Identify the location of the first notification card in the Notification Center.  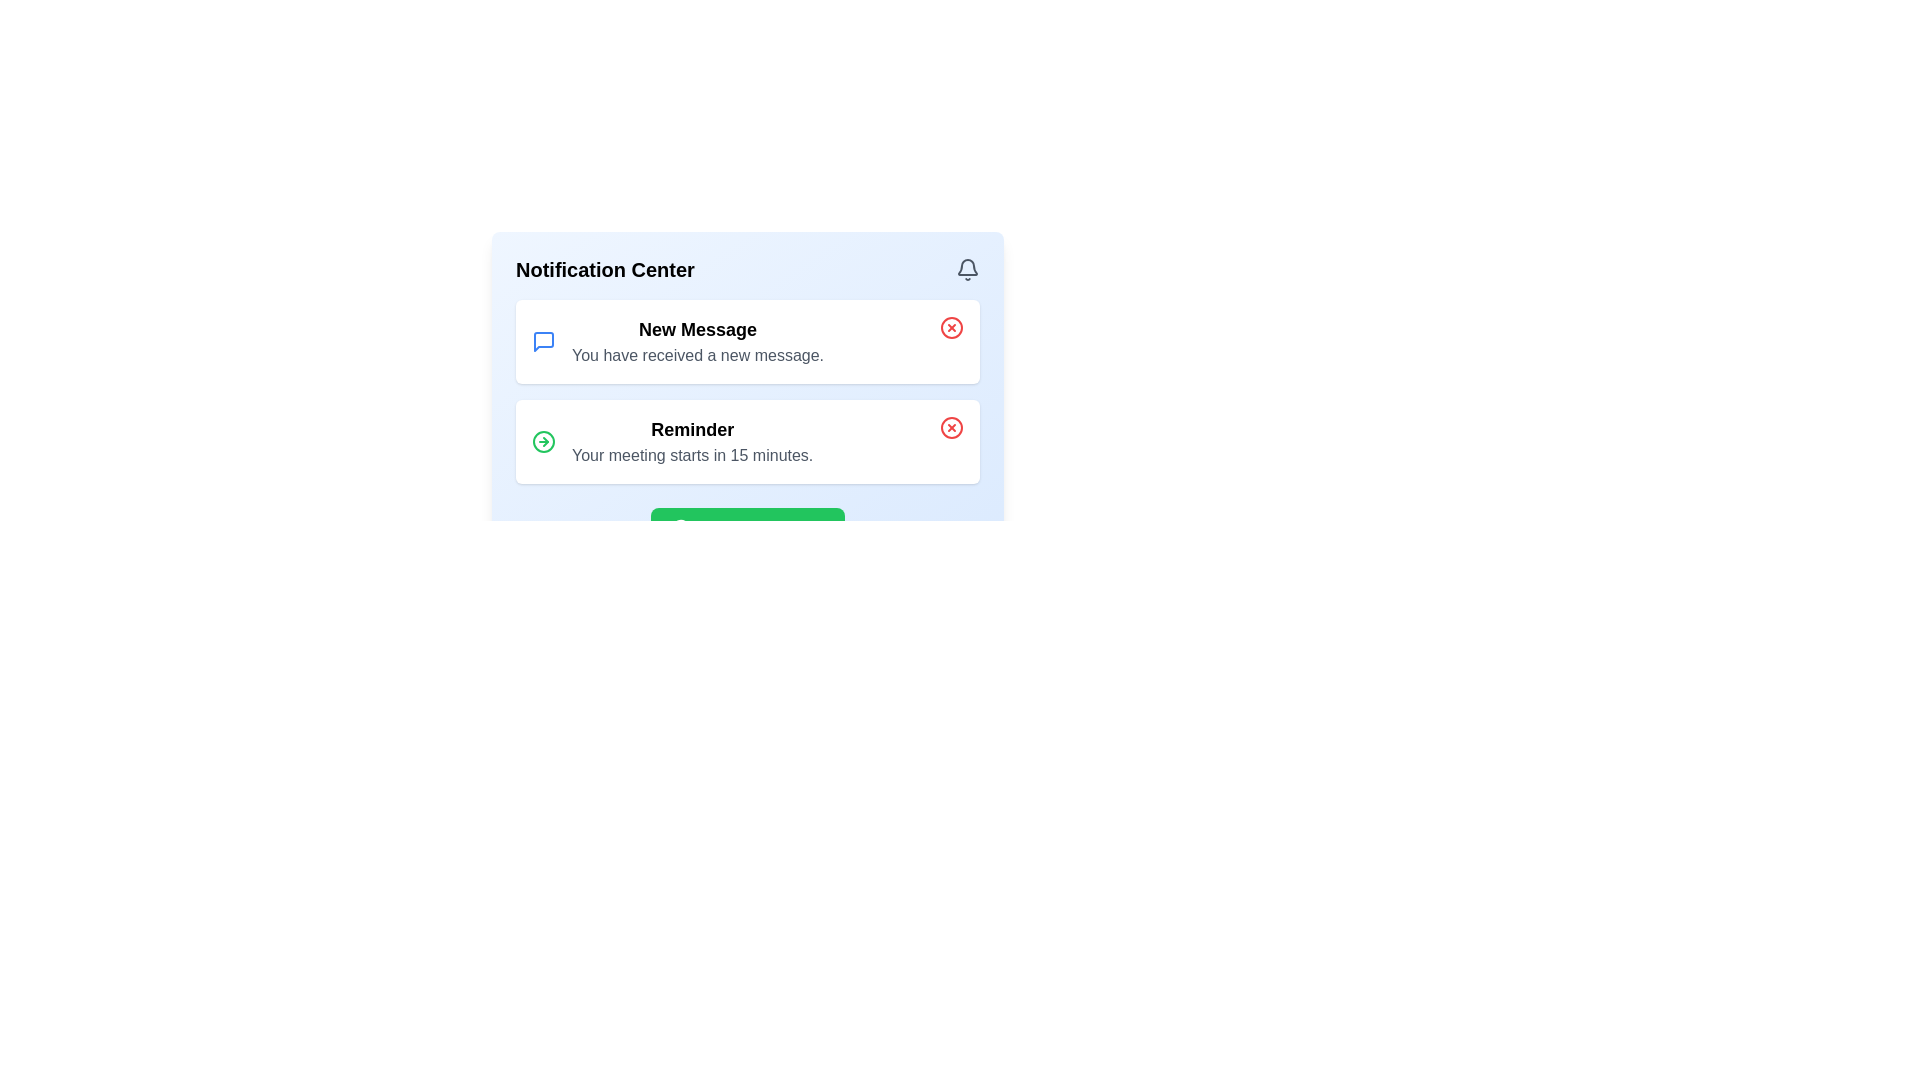
(747, 341).